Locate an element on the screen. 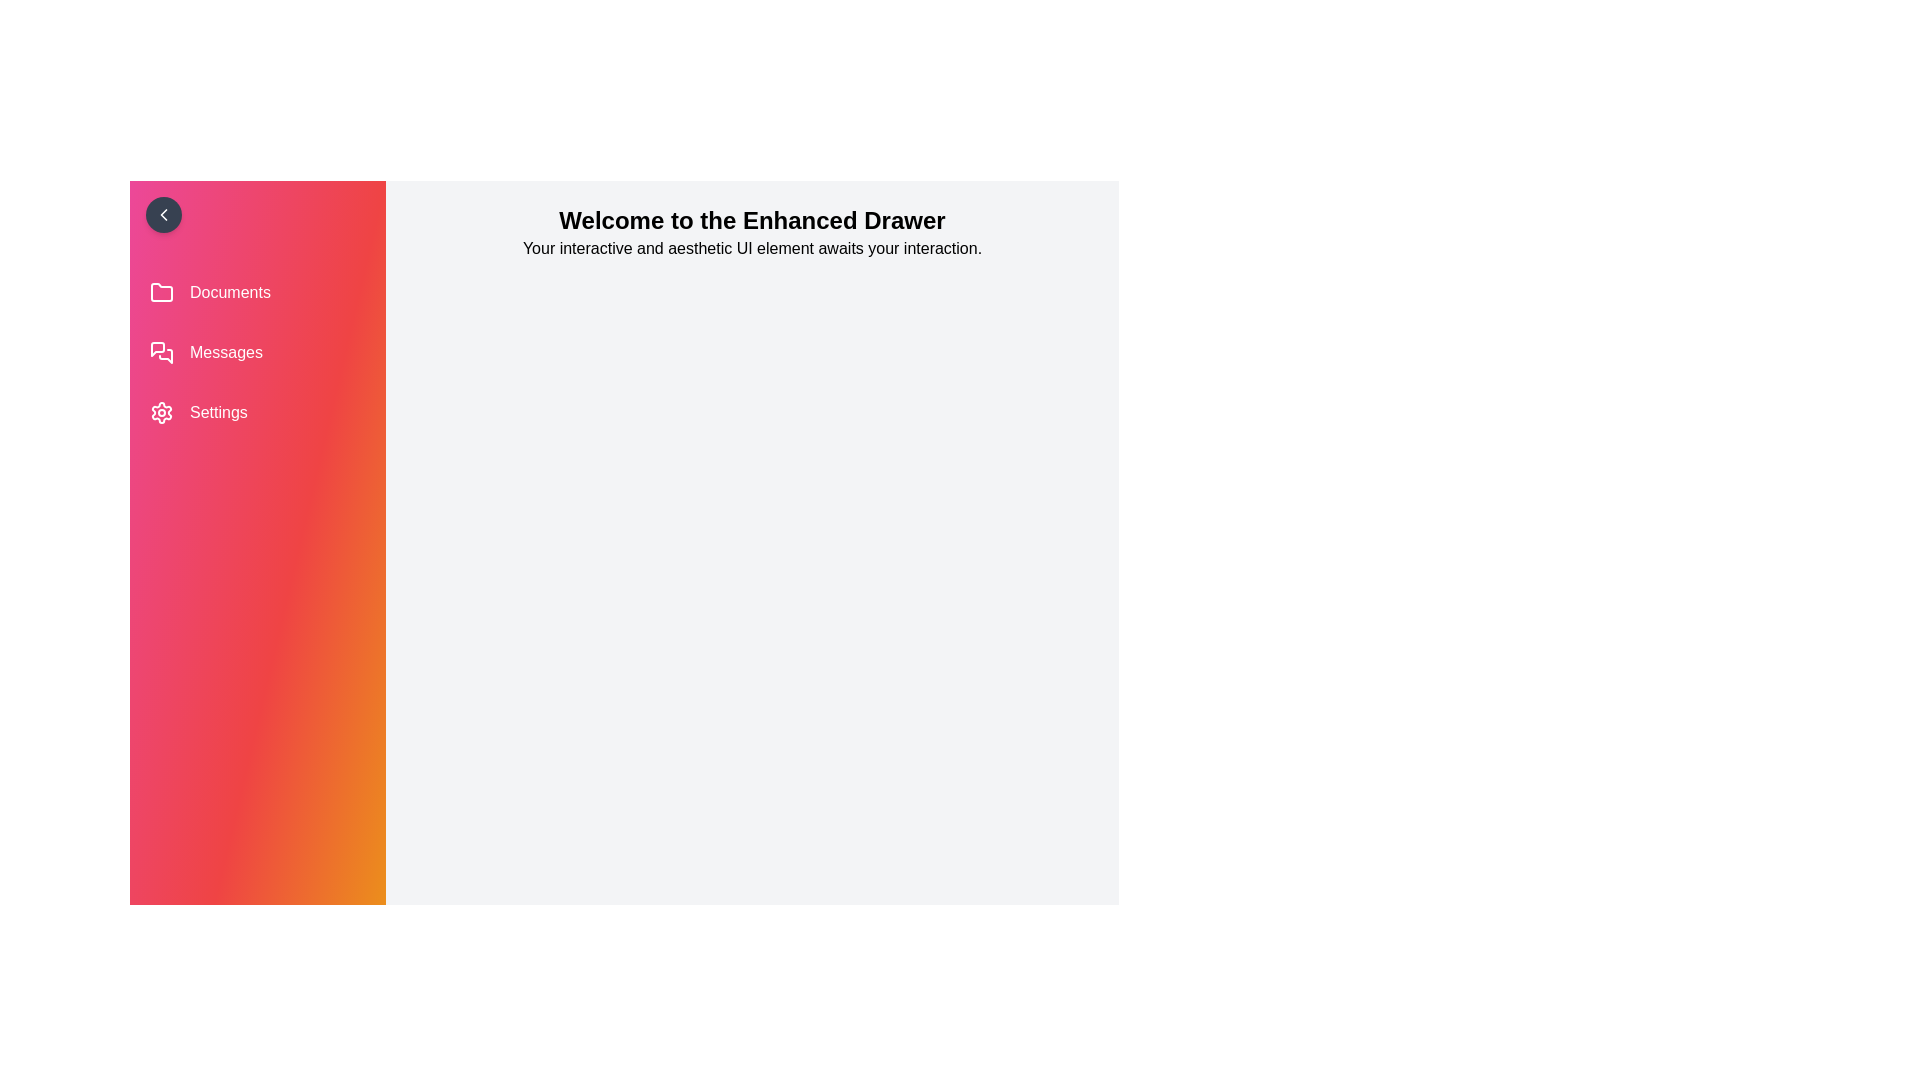 Image resolution: width=1920 pixels, height=1080 pixels. the 'Settings' menu item in the drawer is located at coordinates (257, 411).